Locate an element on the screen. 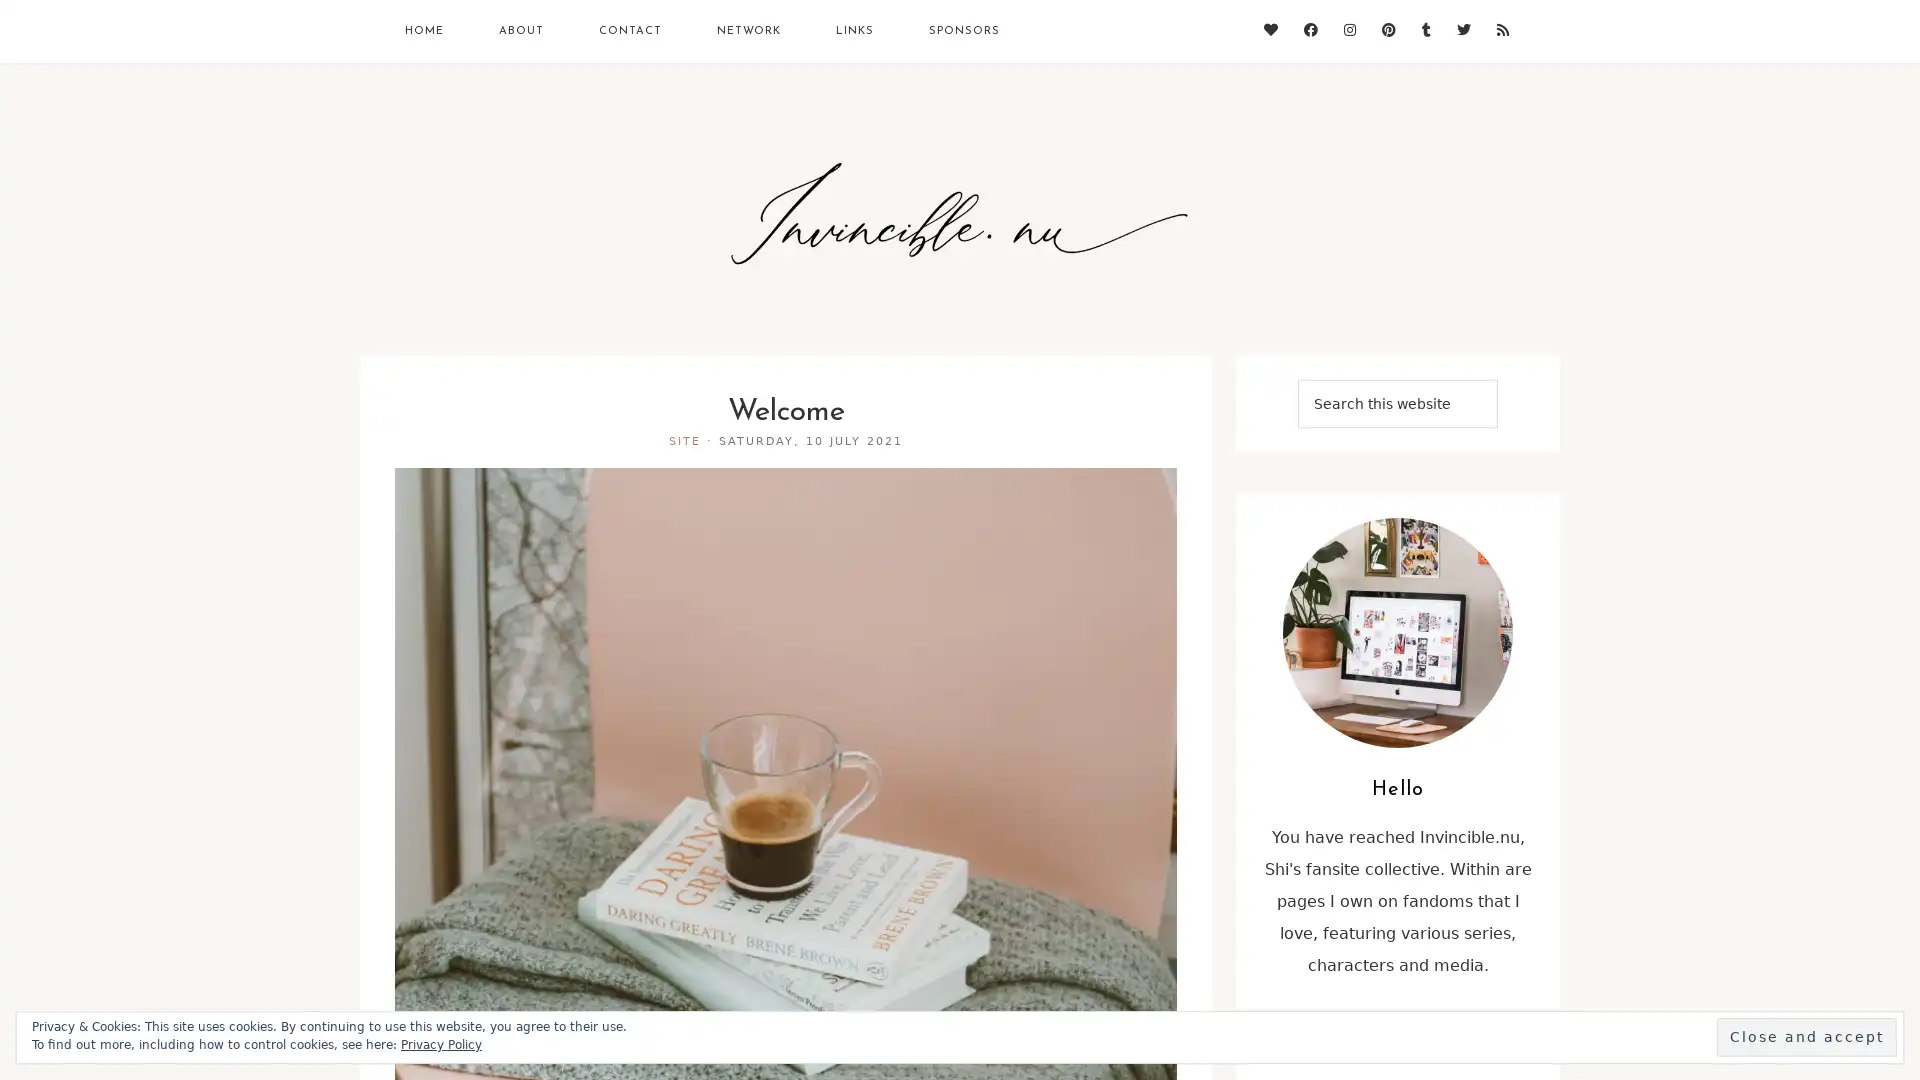  Close and accept is located at coordinates (1806, 1036).